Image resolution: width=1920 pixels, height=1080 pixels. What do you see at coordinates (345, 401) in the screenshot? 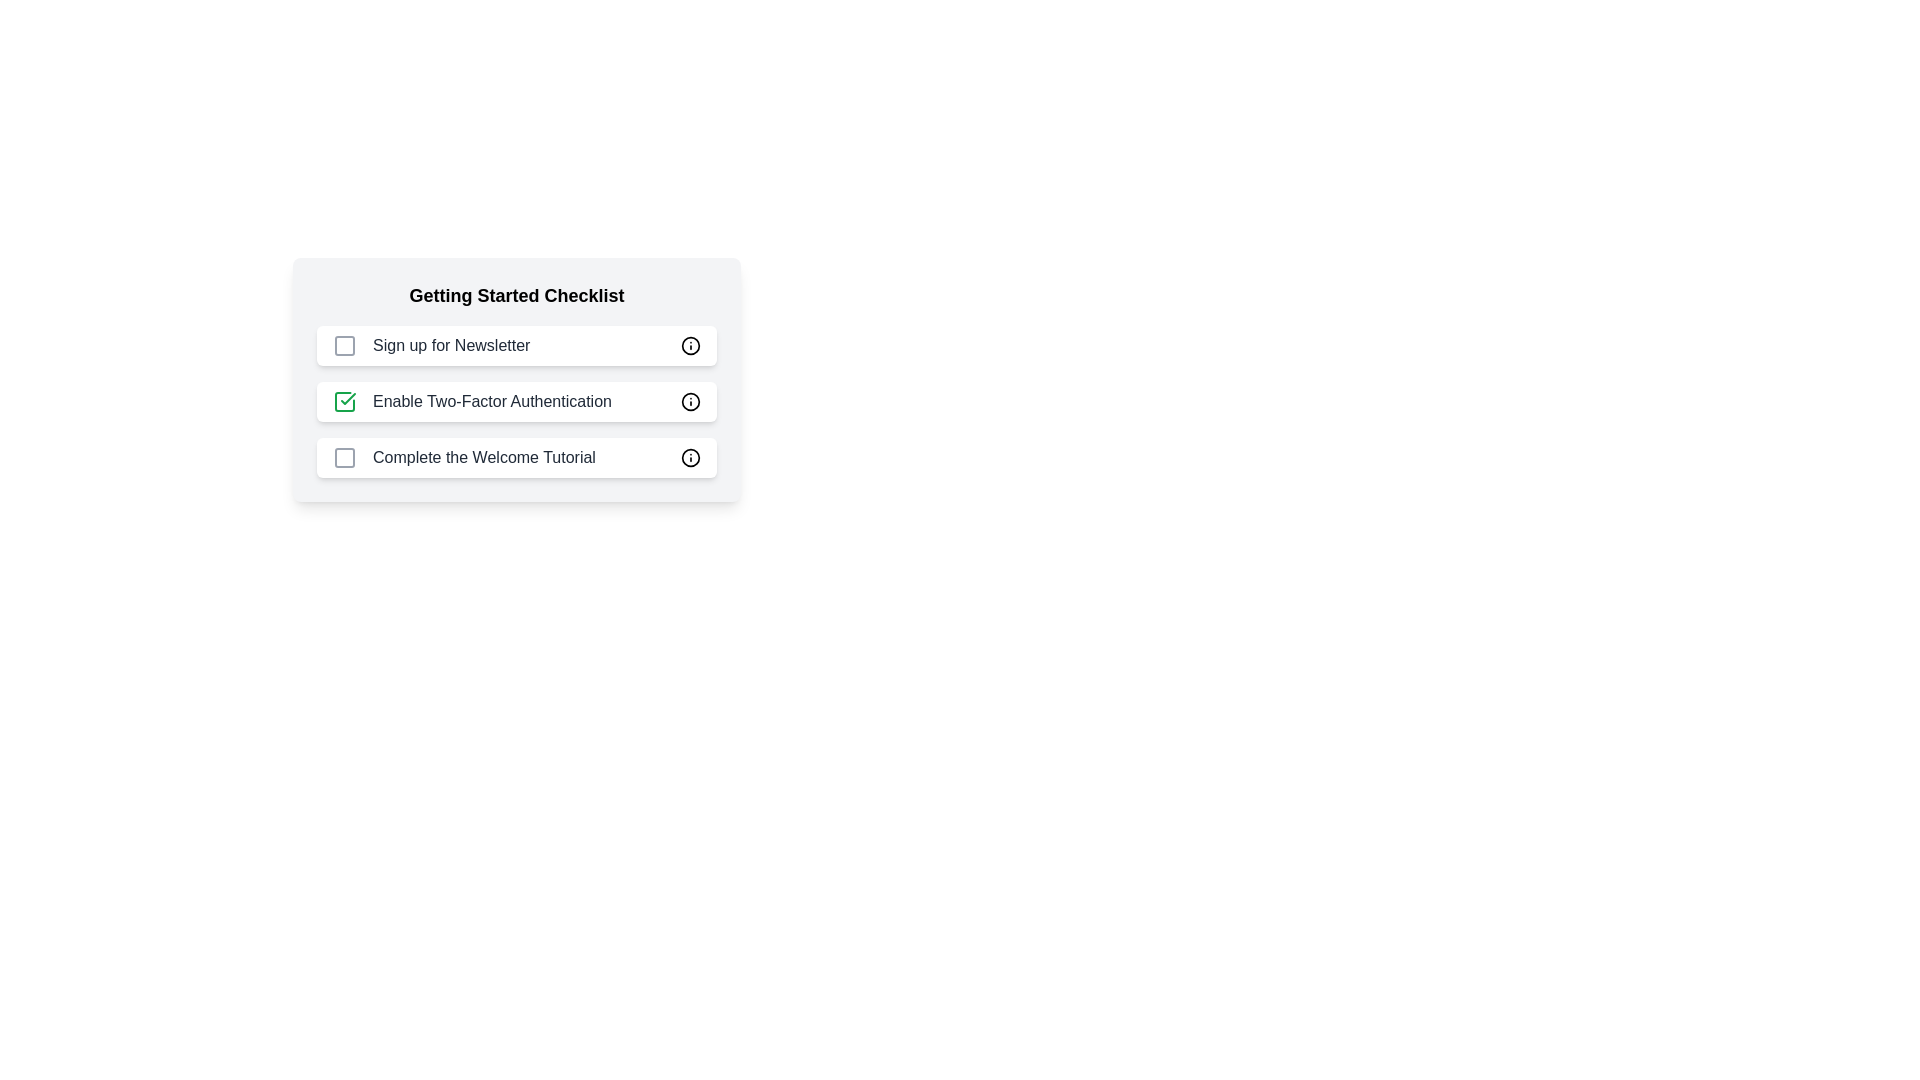
I see `the green checkmark SVG graphic element that is located to the left of the 'Enable Two-Factor Authentication' text label` at bounding box center [345, 401].